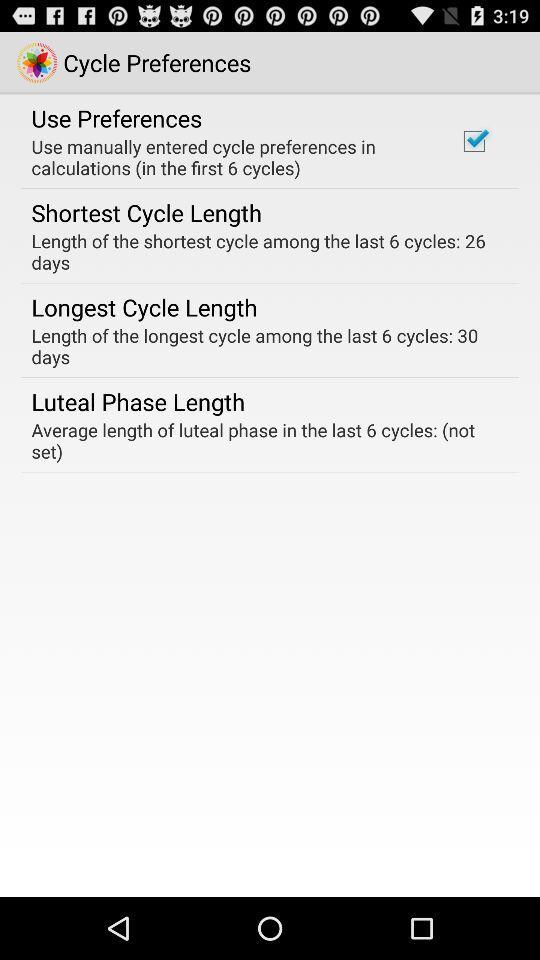  I want to click on item below the use preferences, so click(230, 156).